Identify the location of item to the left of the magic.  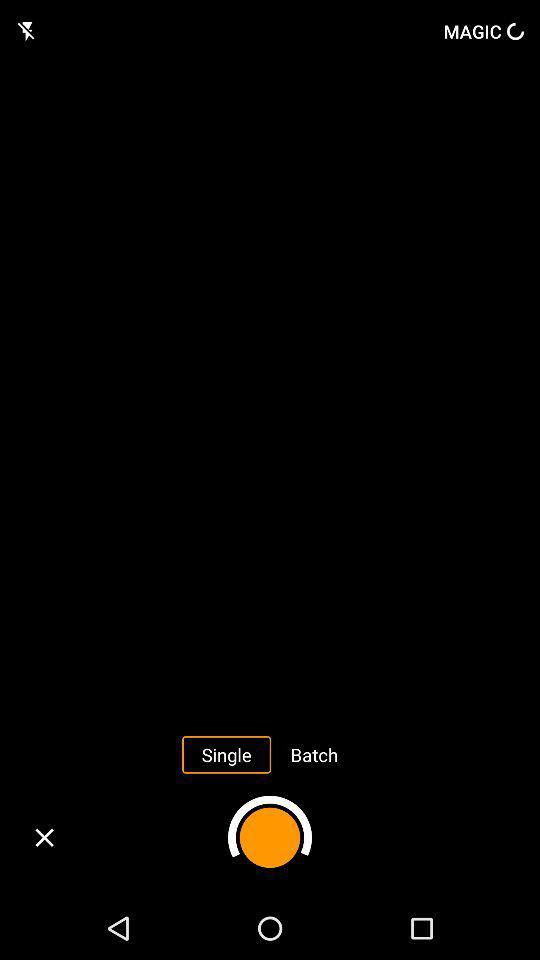
(26, 30).